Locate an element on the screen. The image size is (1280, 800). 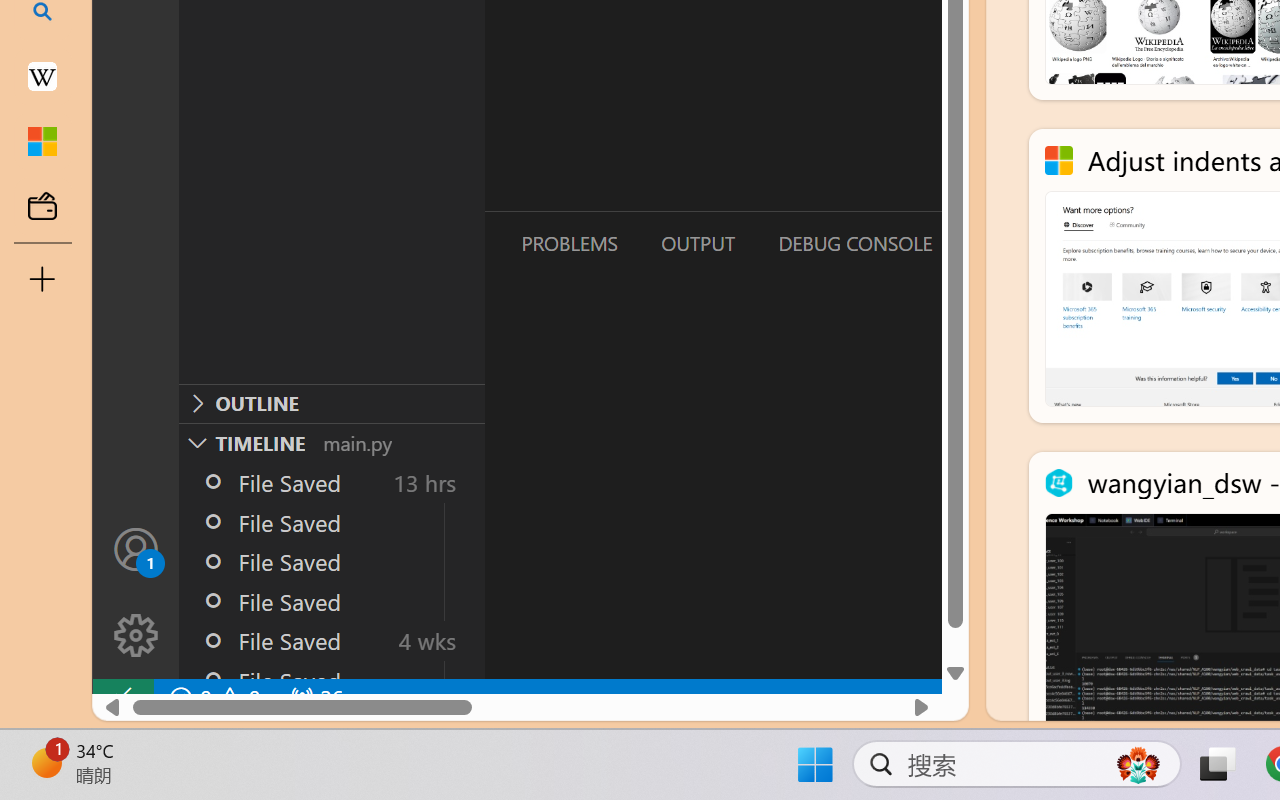
'Terminal (Ctrl+`)' is located at coordinates (1021, 242).